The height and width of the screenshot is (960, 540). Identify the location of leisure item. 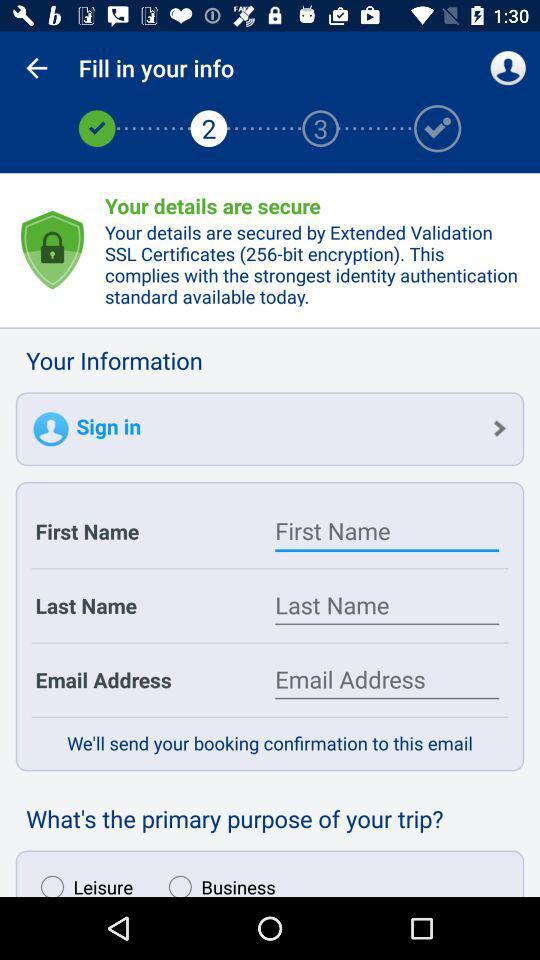
(81, 880).